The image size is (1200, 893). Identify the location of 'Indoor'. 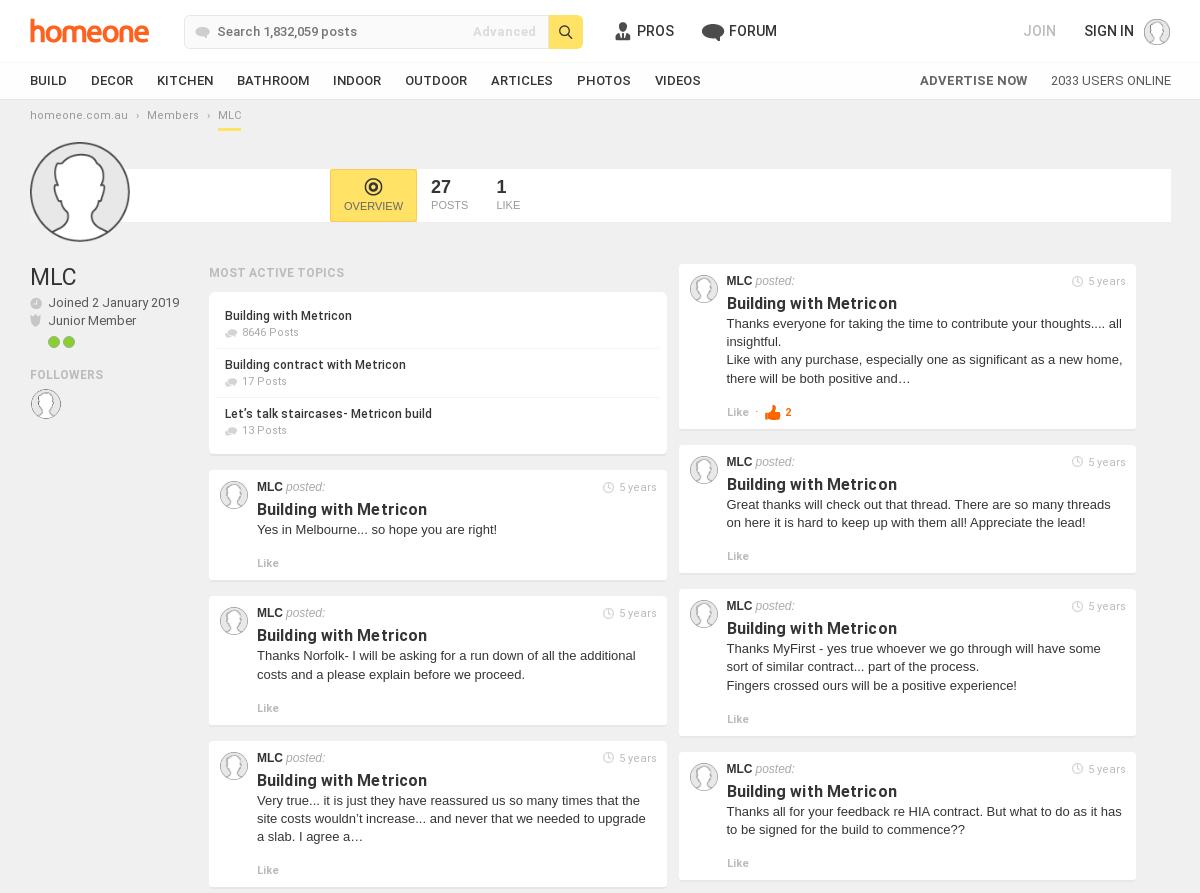
(357, 80).